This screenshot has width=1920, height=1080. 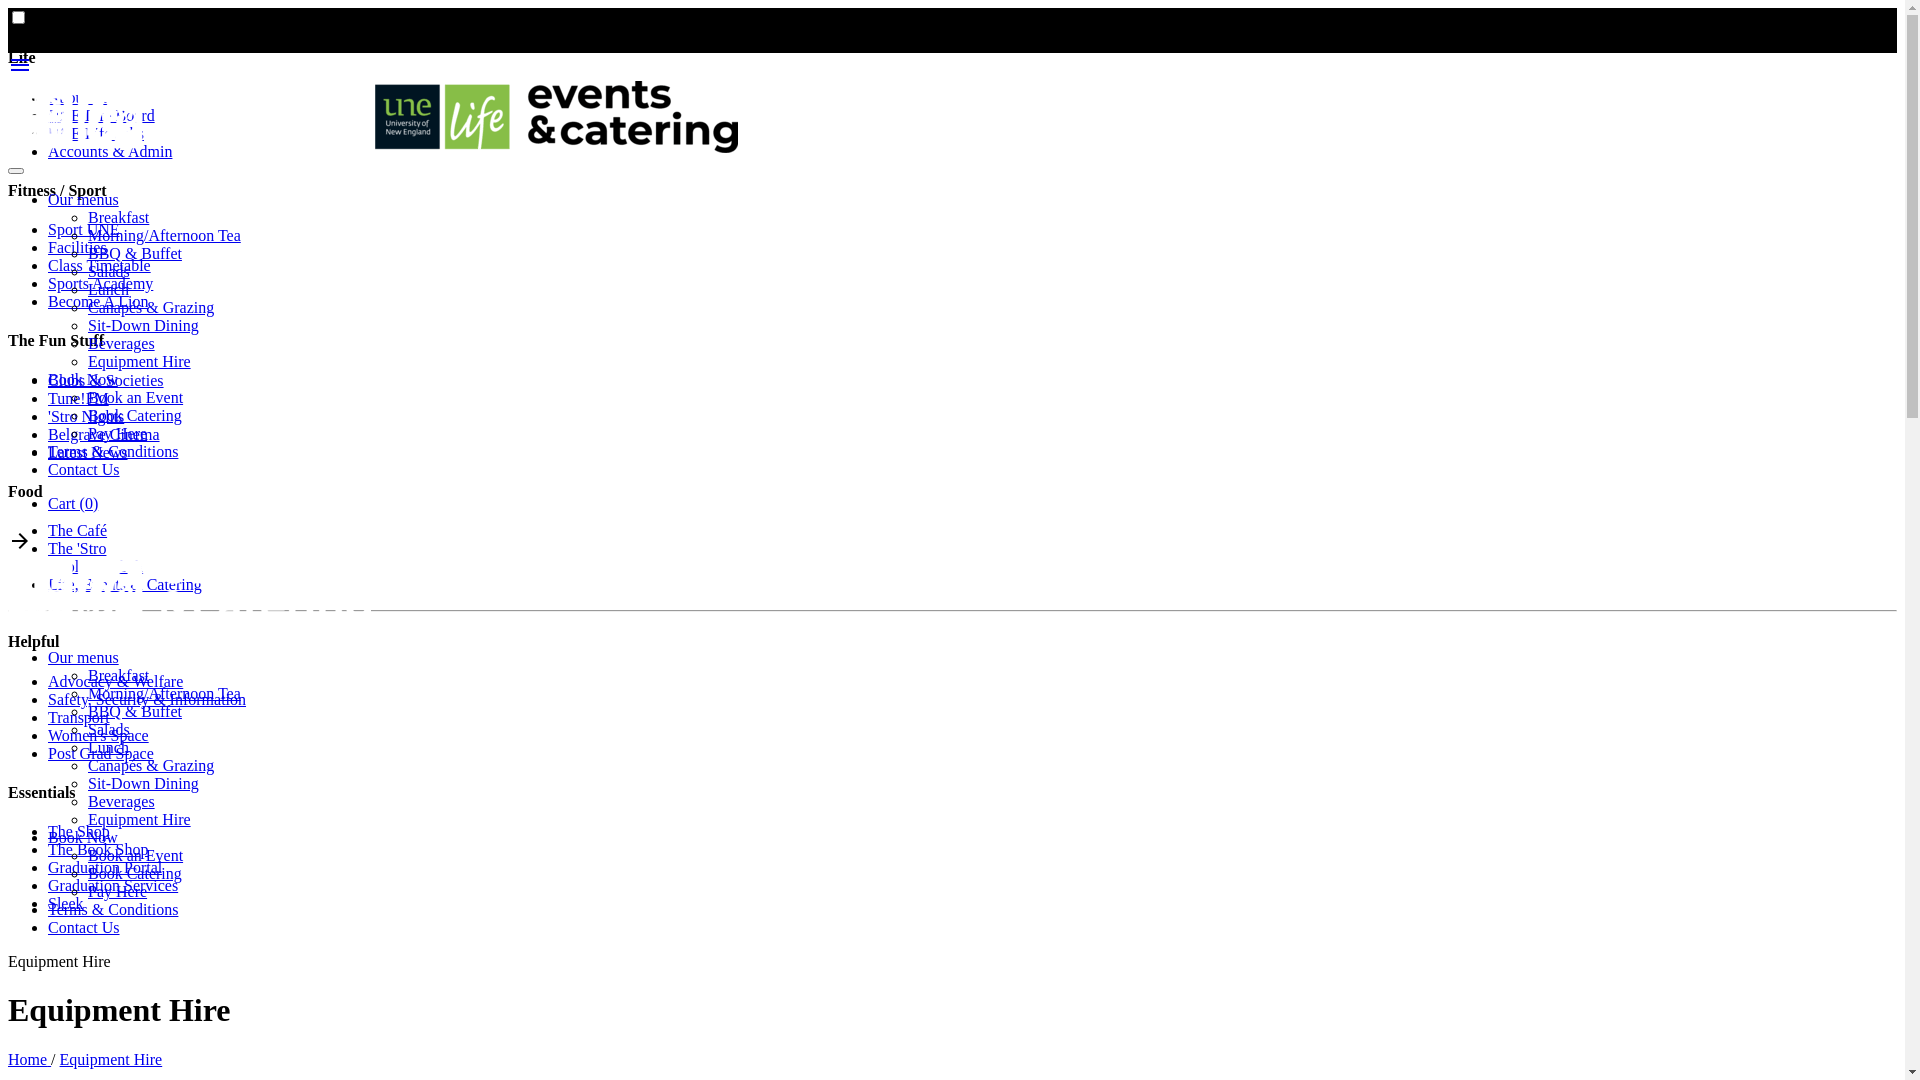 I want to click on 'Accounts & Admin', so click(x=109, y=150).